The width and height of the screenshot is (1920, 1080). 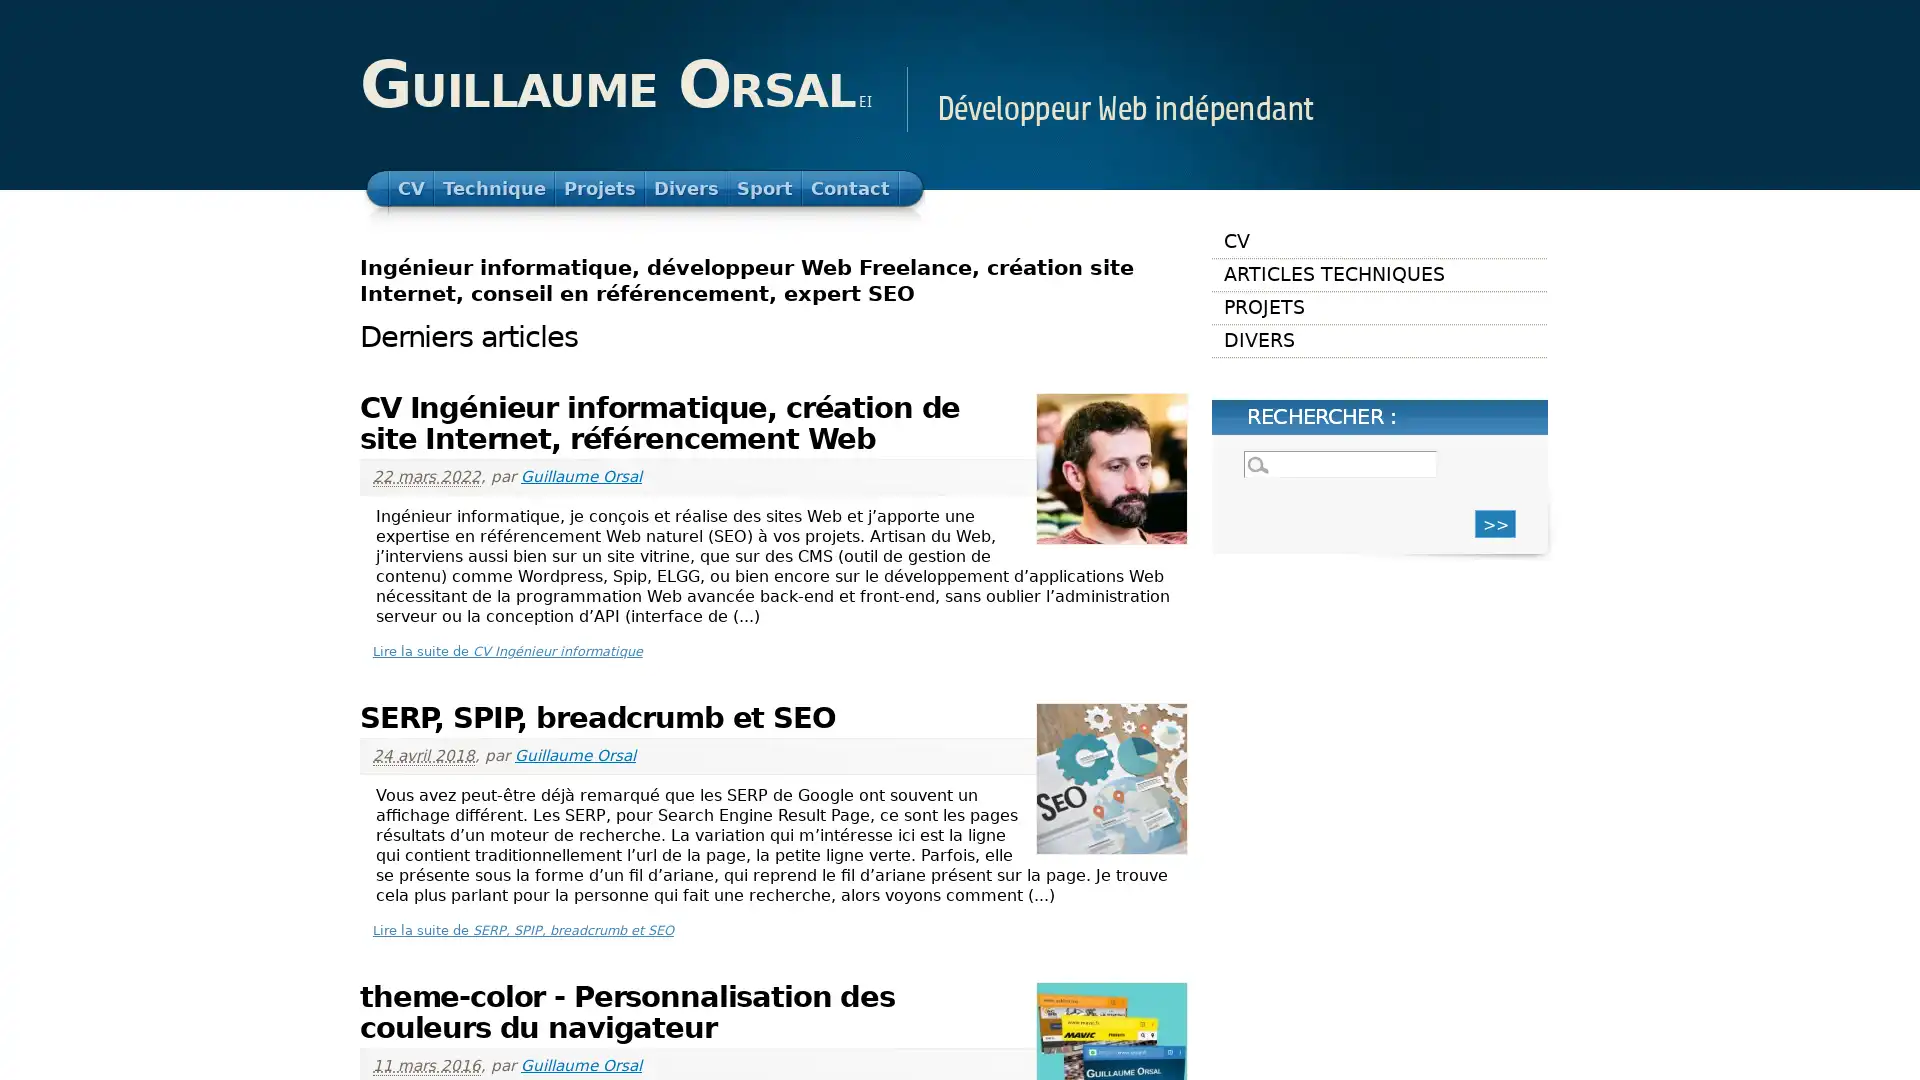 I want to click on >>, so click(x=1495, y=522).